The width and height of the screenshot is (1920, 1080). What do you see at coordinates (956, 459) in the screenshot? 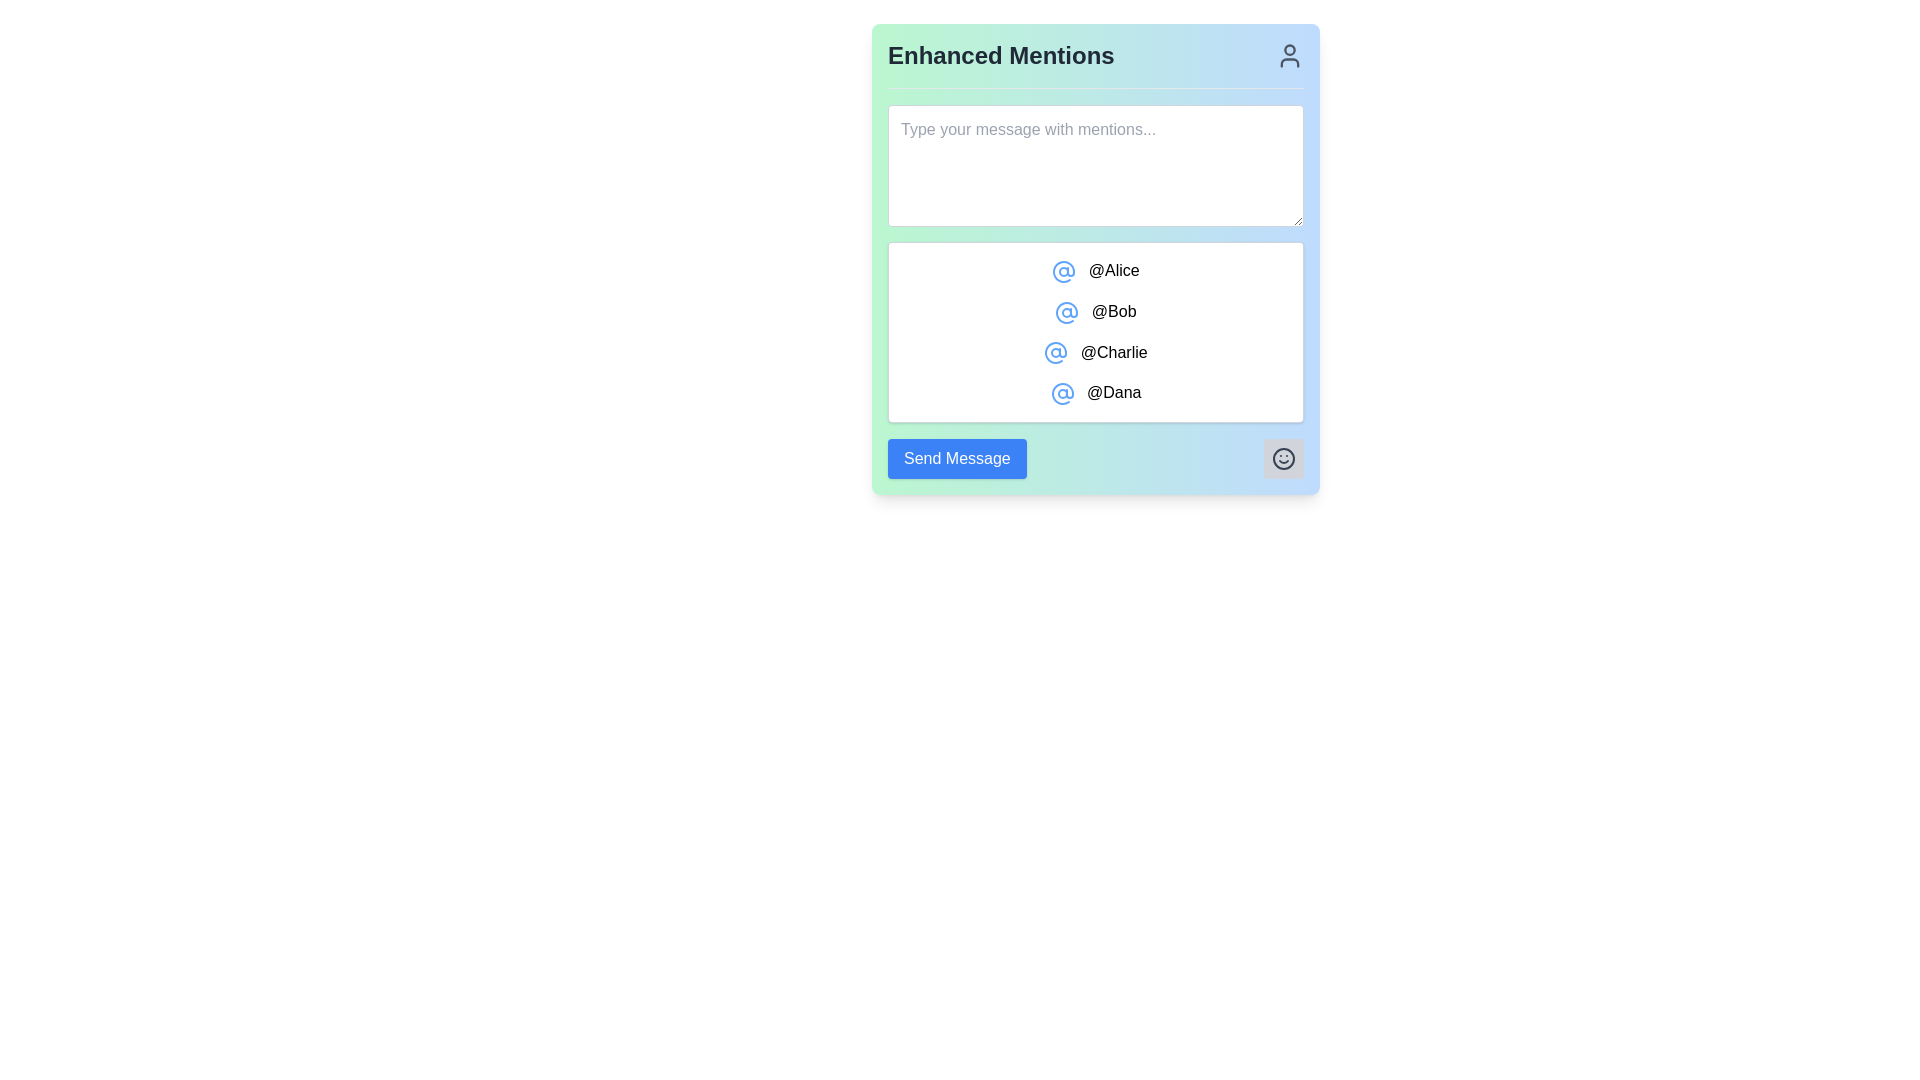
I see `the rectangular button with a blue background and white text that reads 'Send Message' to observe its hover effects` at bounding box center [956, 459].